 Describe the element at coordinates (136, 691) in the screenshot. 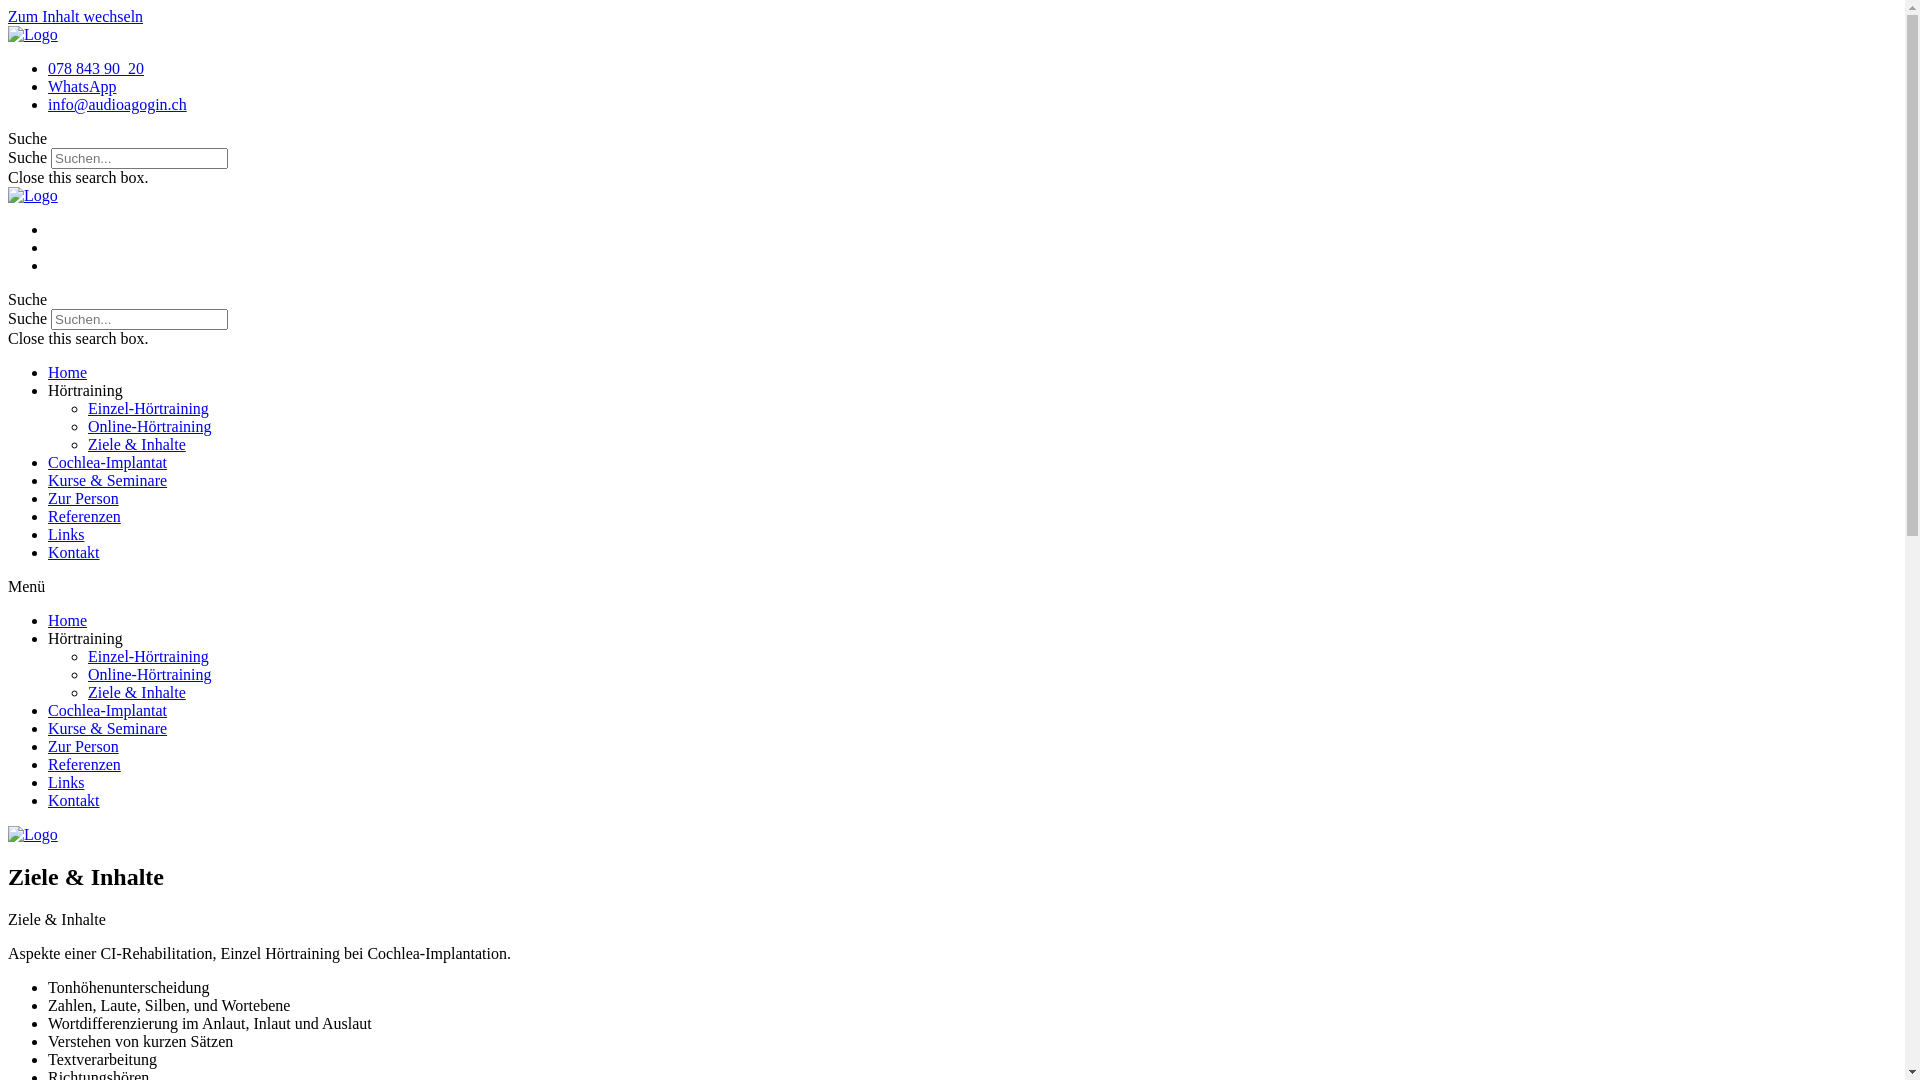

I see `'Ziele & Inhalte'` at that location.